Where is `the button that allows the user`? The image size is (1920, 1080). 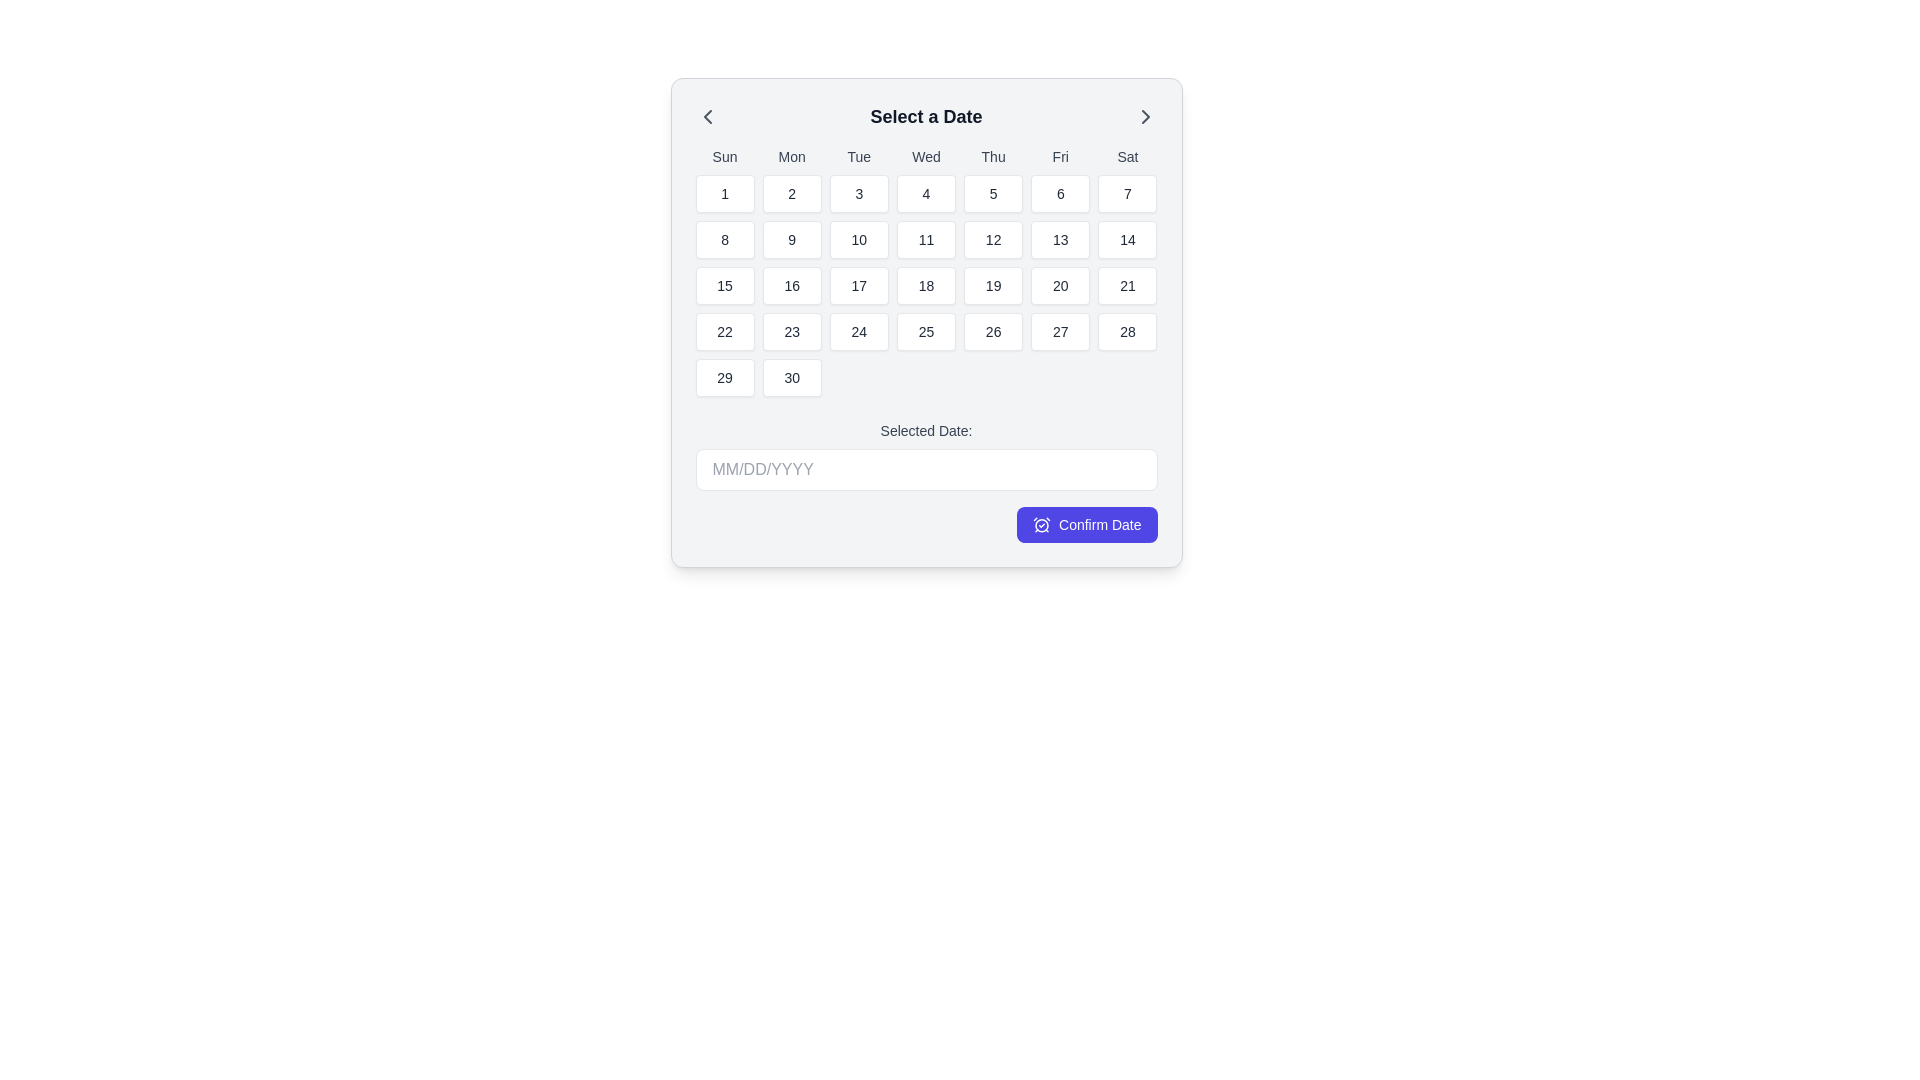 the button that allows the user is located at coordinates (925, 285).